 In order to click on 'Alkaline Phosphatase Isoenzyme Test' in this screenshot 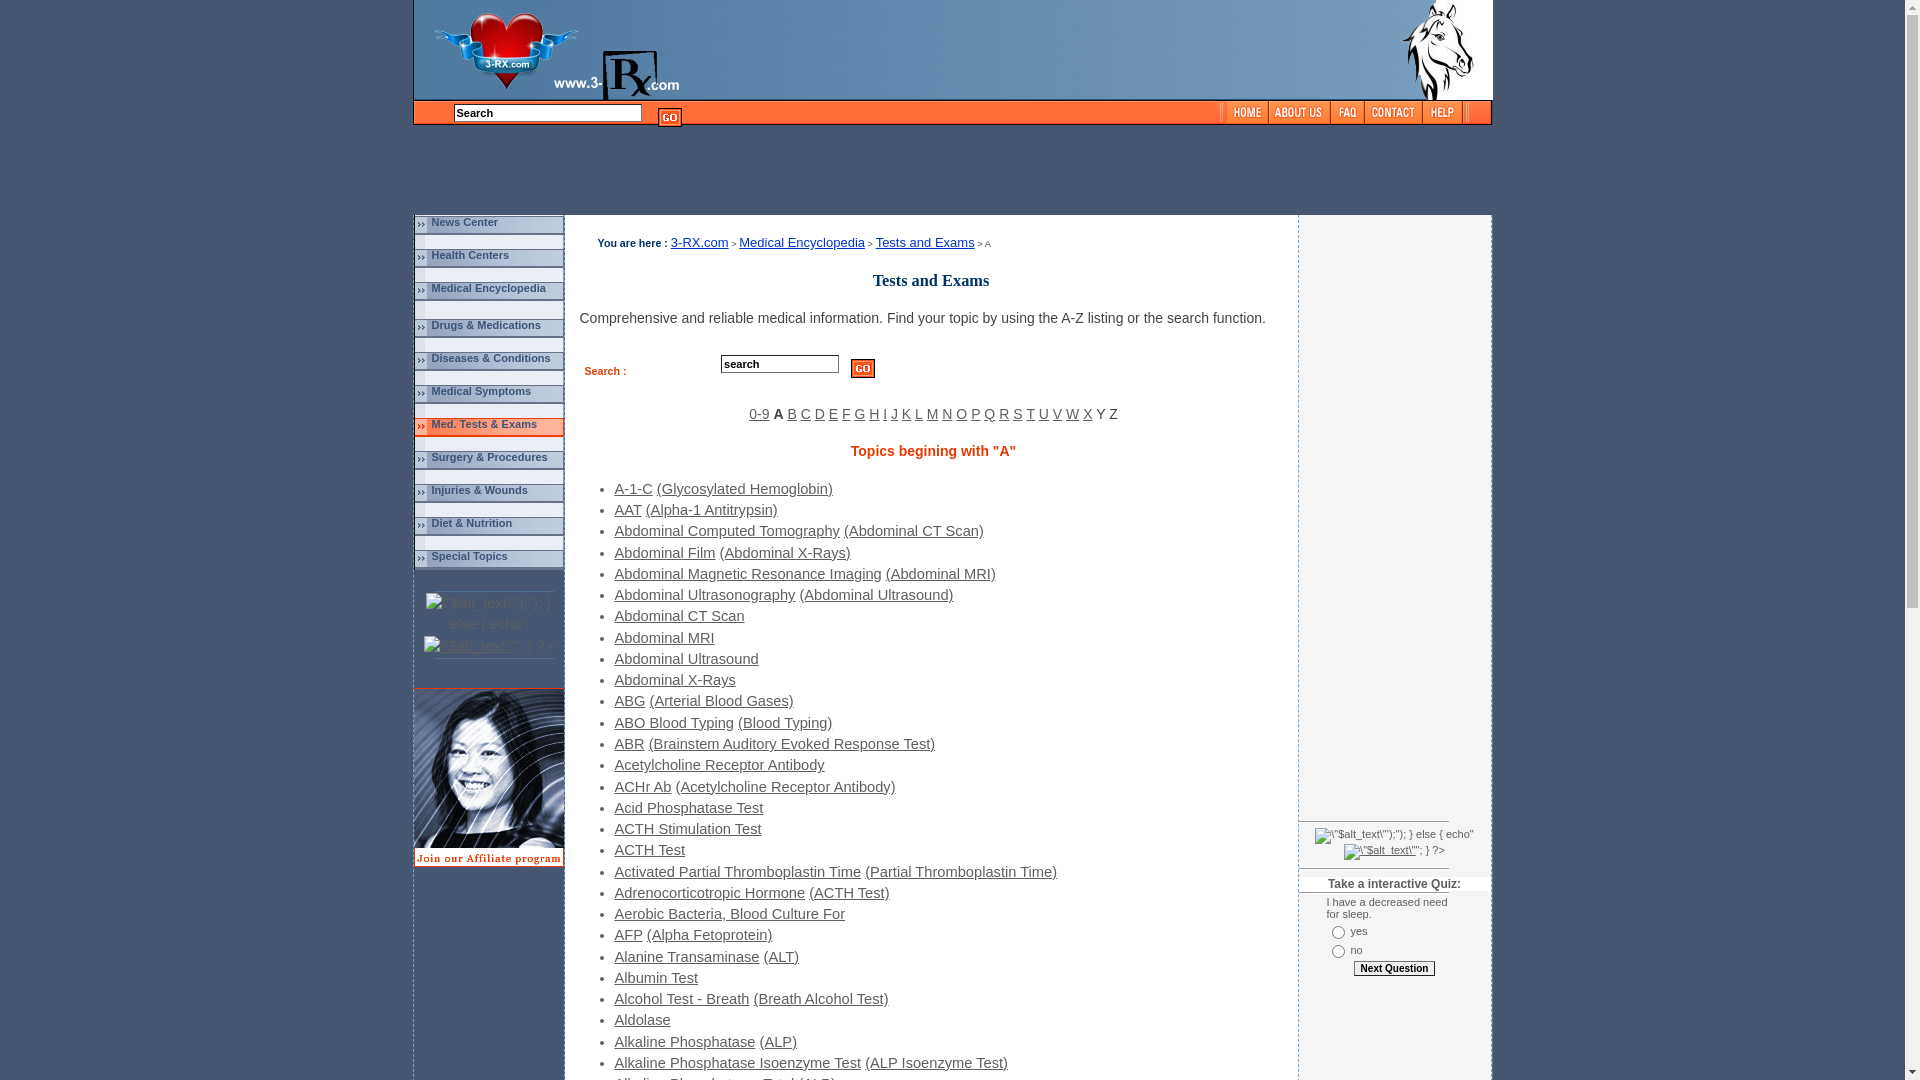, I will do `click(613, 1062)`.